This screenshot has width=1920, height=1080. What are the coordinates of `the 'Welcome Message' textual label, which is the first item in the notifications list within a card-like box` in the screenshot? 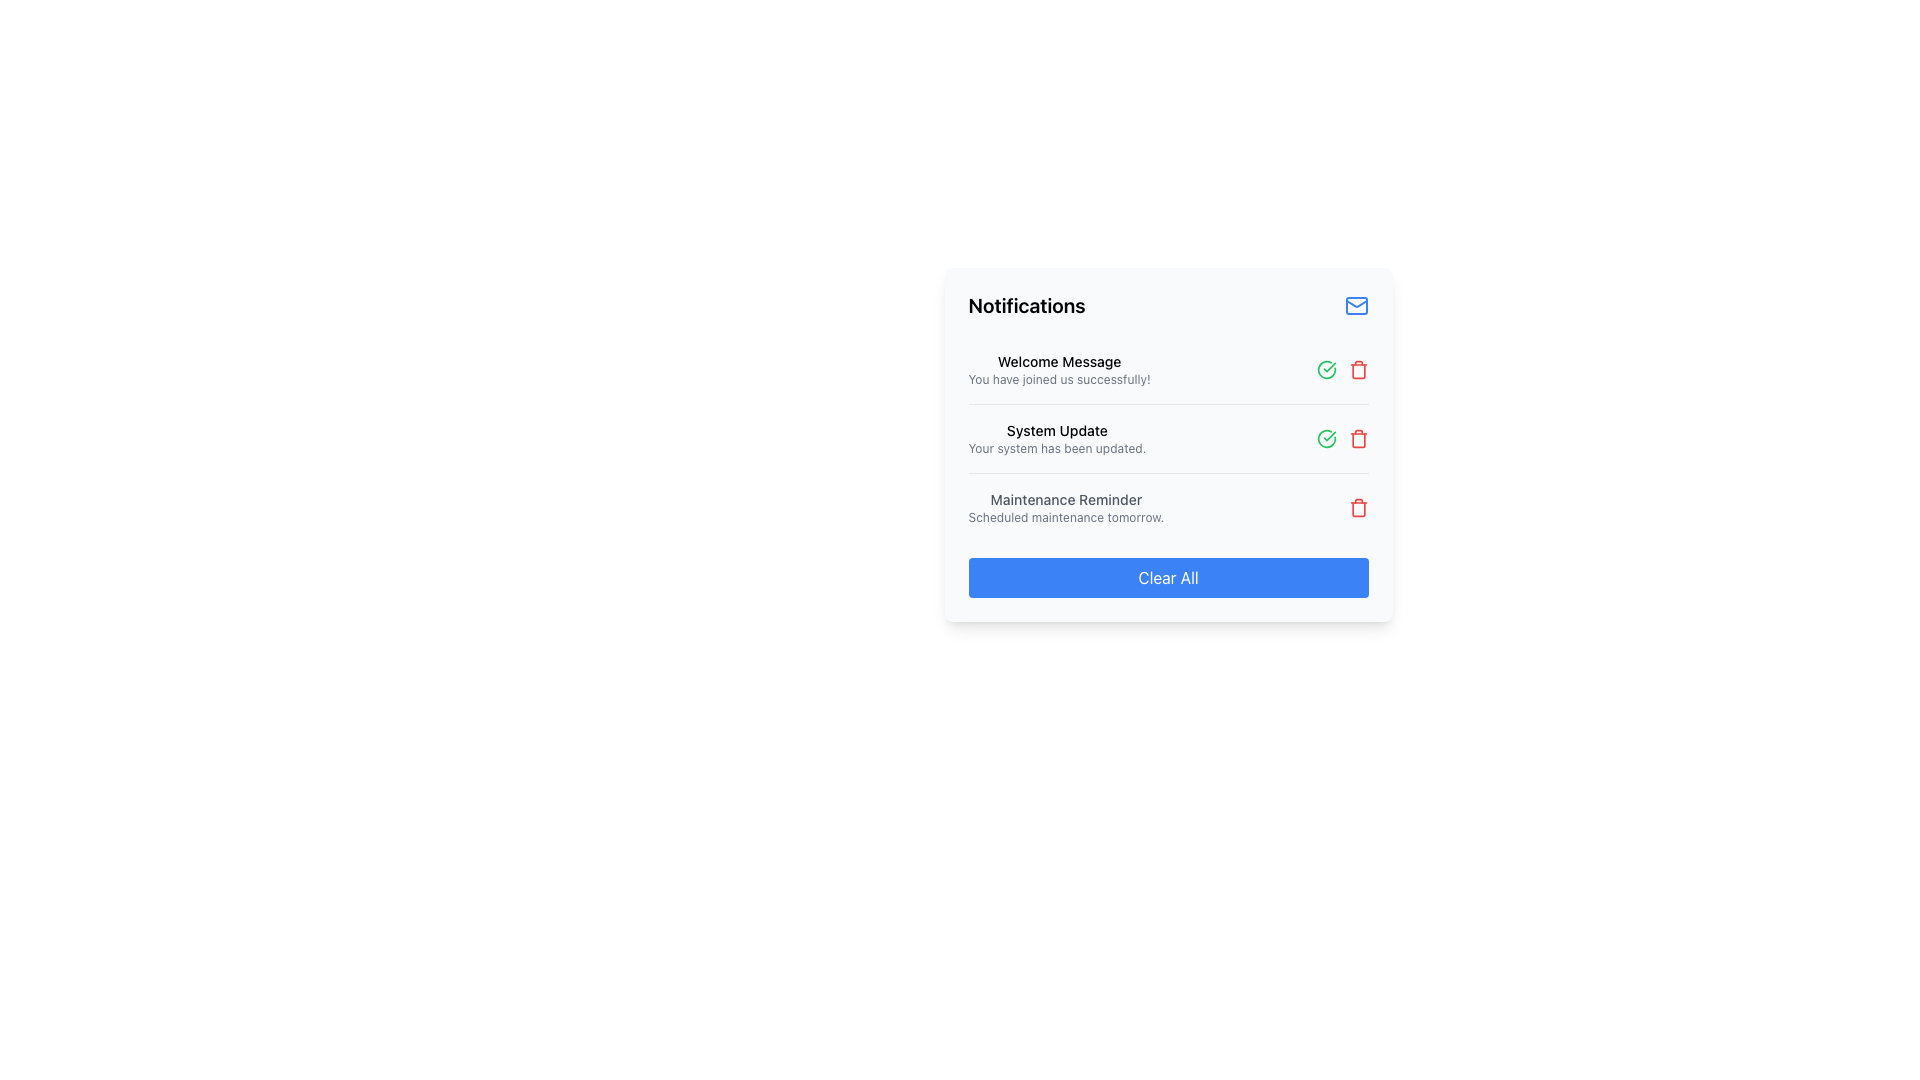 It's located at (1058, 370).